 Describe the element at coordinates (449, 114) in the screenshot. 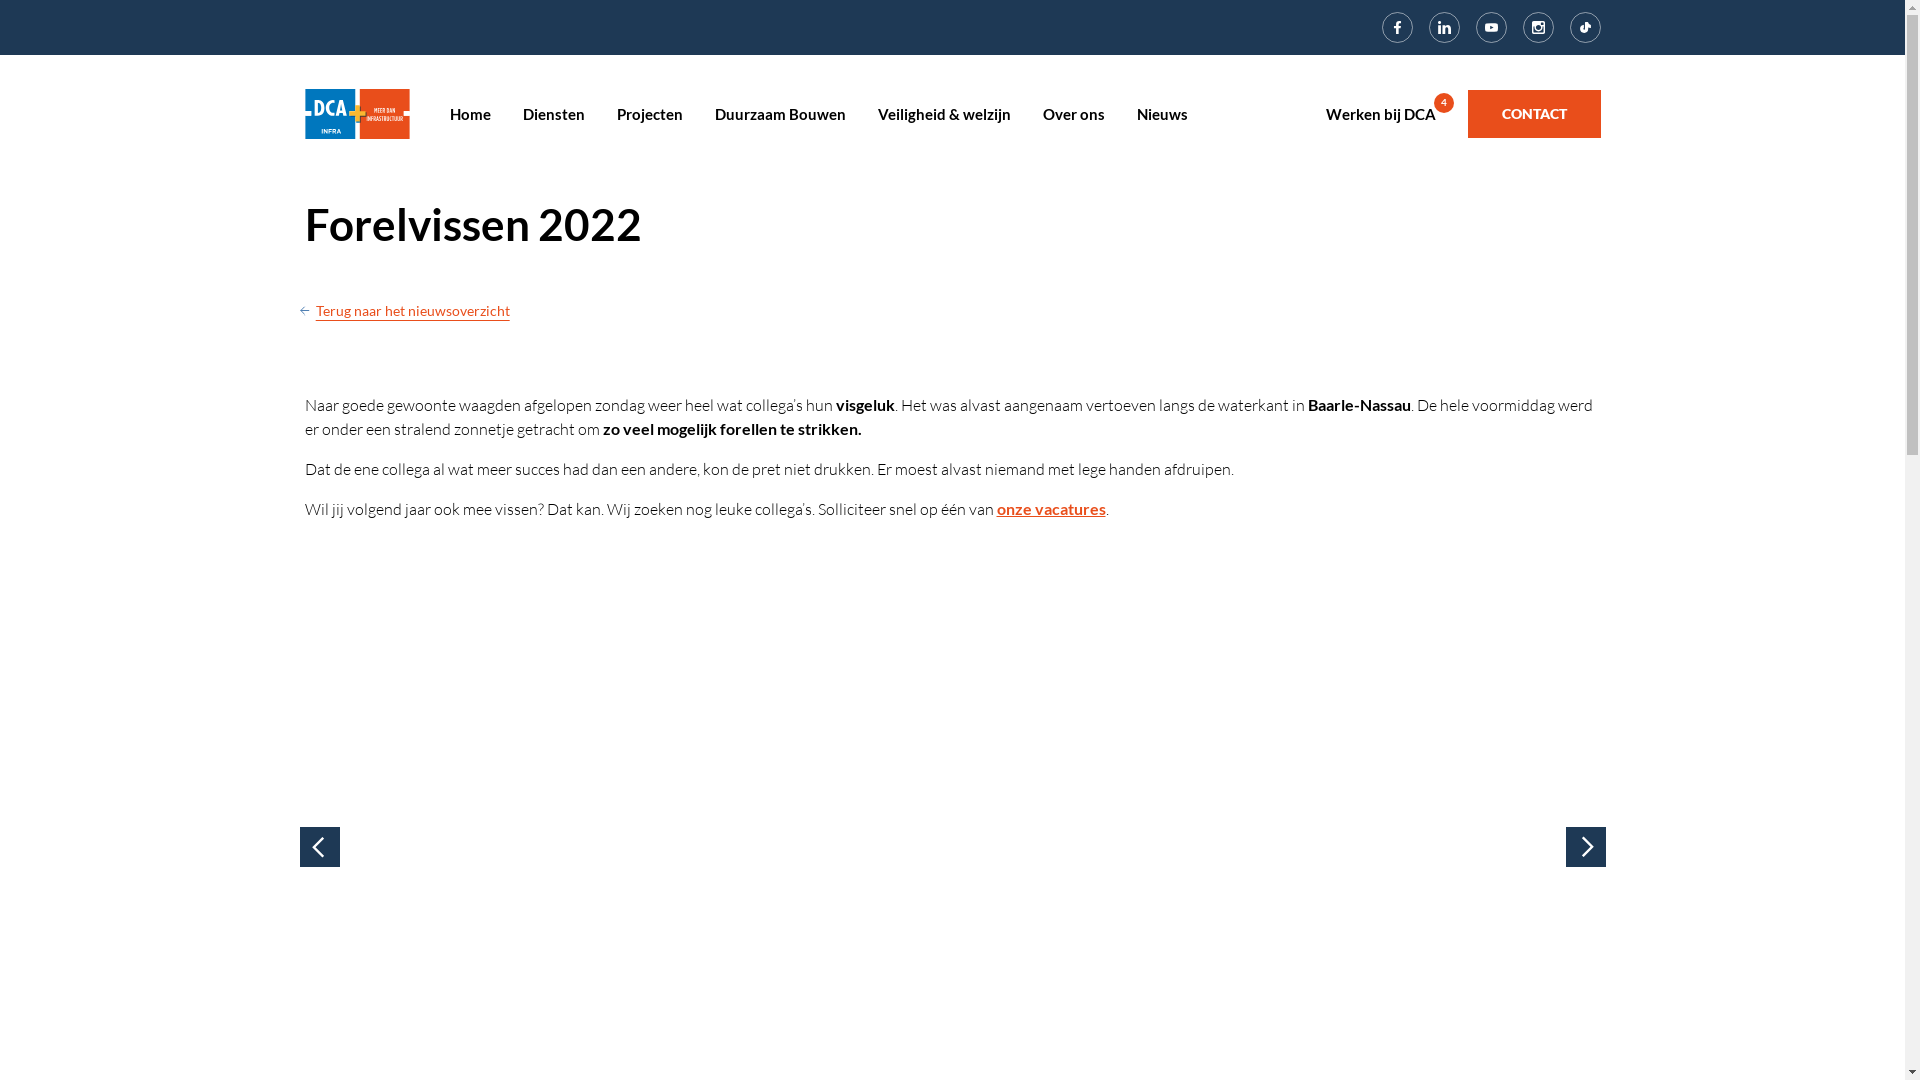

I see `'Home'` at that location.